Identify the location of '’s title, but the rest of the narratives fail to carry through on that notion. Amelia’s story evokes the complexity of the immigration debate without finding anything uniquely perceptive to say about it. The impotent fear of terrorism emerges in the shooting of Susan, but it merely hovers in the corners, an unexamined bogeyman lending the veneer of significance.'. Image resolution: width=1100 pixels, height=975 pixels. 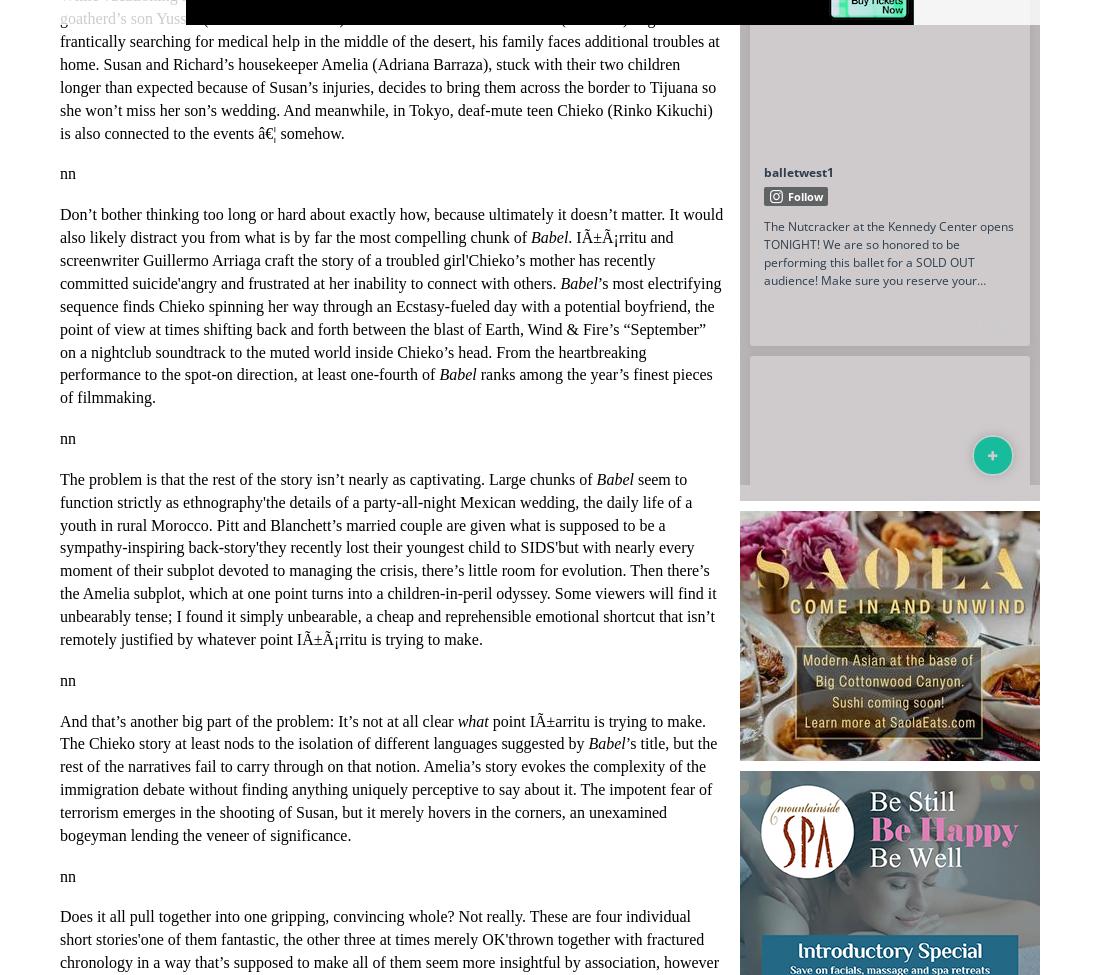
(388, 788).